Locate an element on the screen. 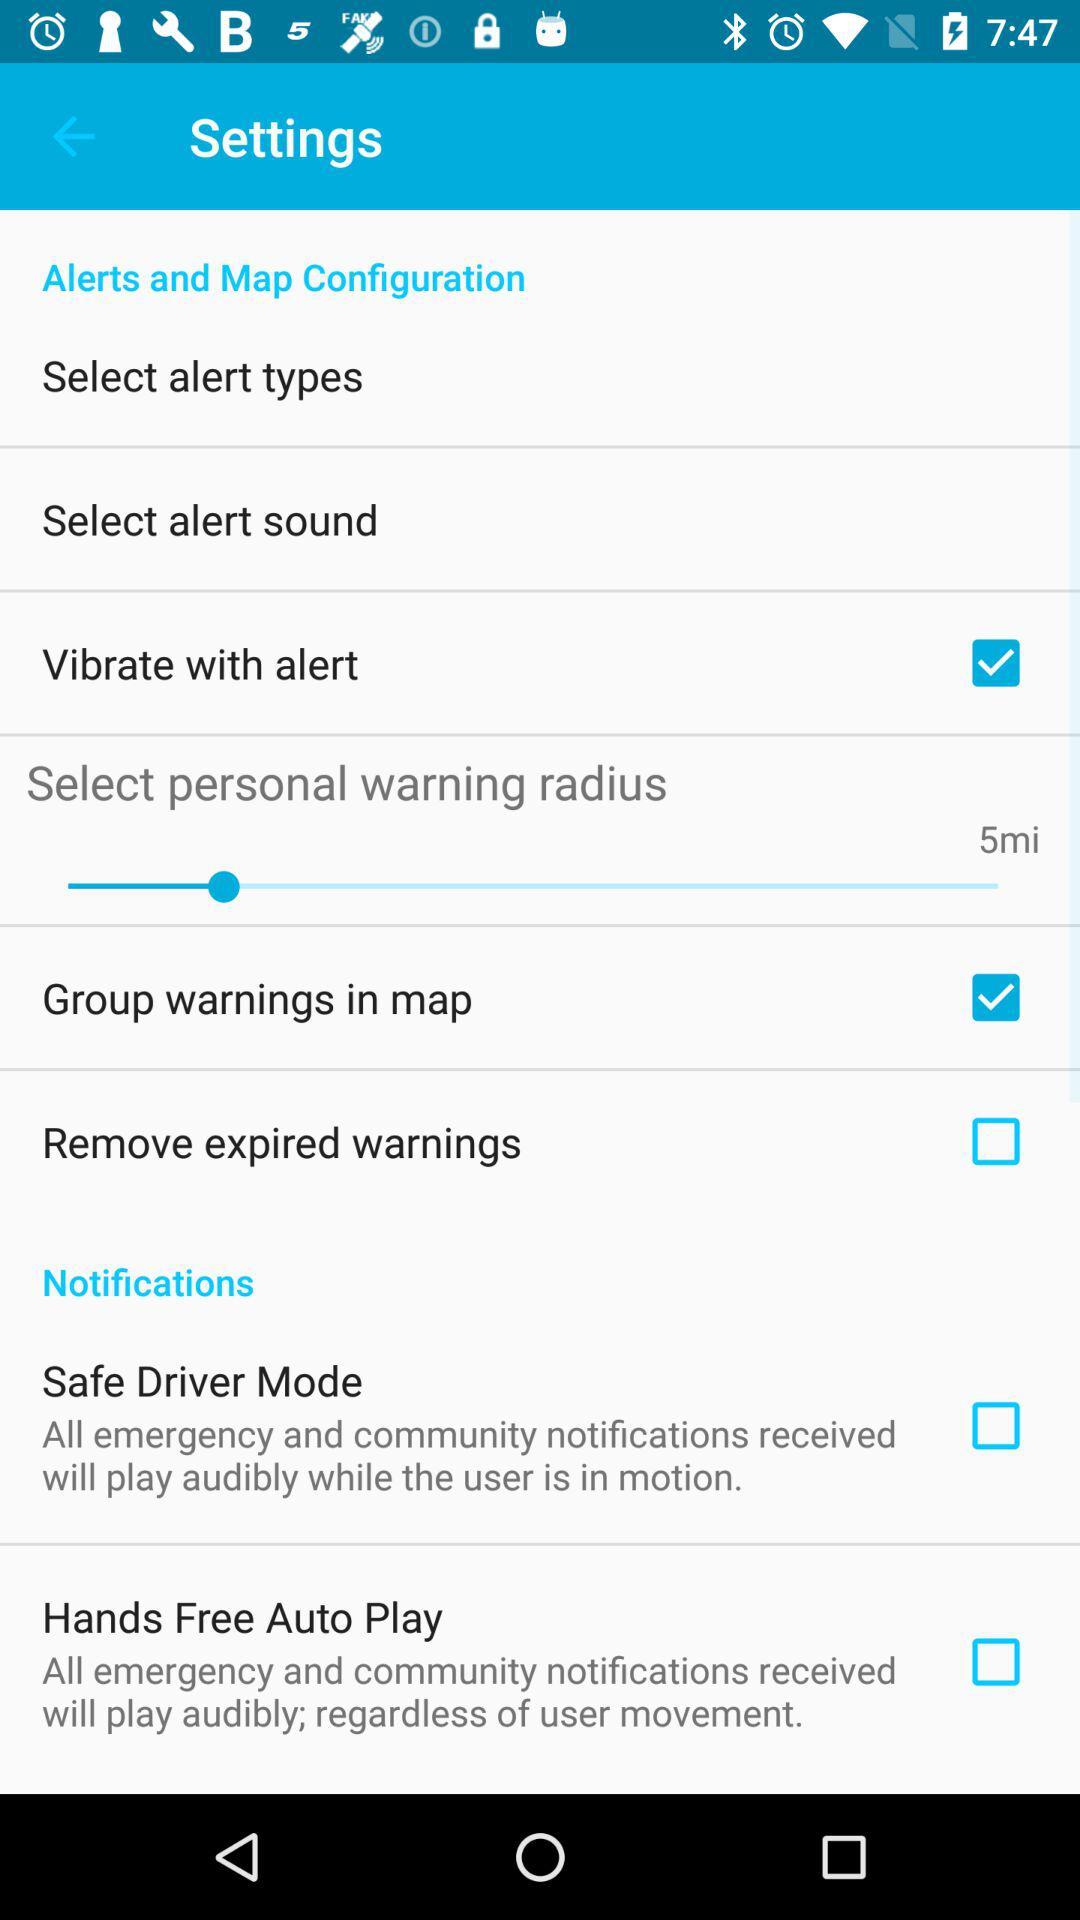 The width and height of the screenshot is (1080, 1920). alerts and map is located at coordinates (540, 254).